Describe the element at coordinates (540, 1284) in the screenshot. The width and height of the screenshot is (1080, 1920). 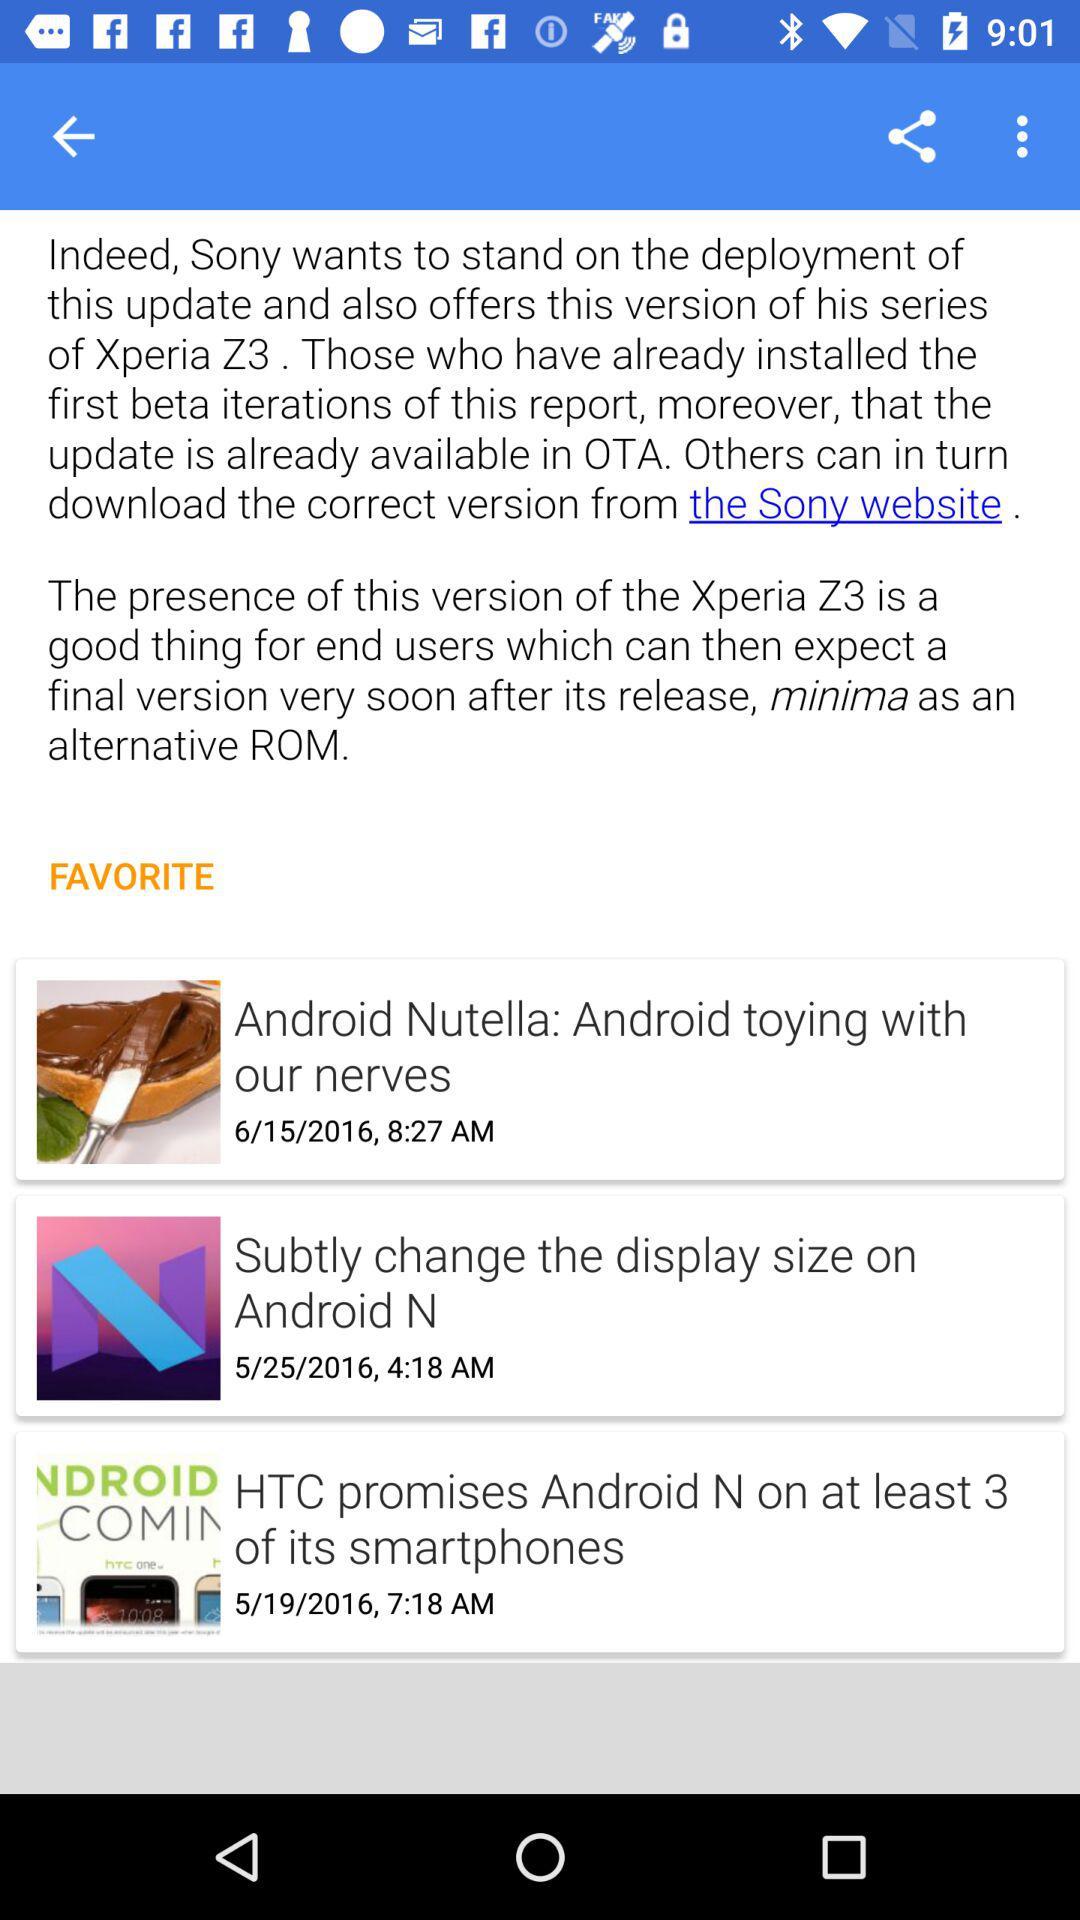
I see `open favorite article` at that location.